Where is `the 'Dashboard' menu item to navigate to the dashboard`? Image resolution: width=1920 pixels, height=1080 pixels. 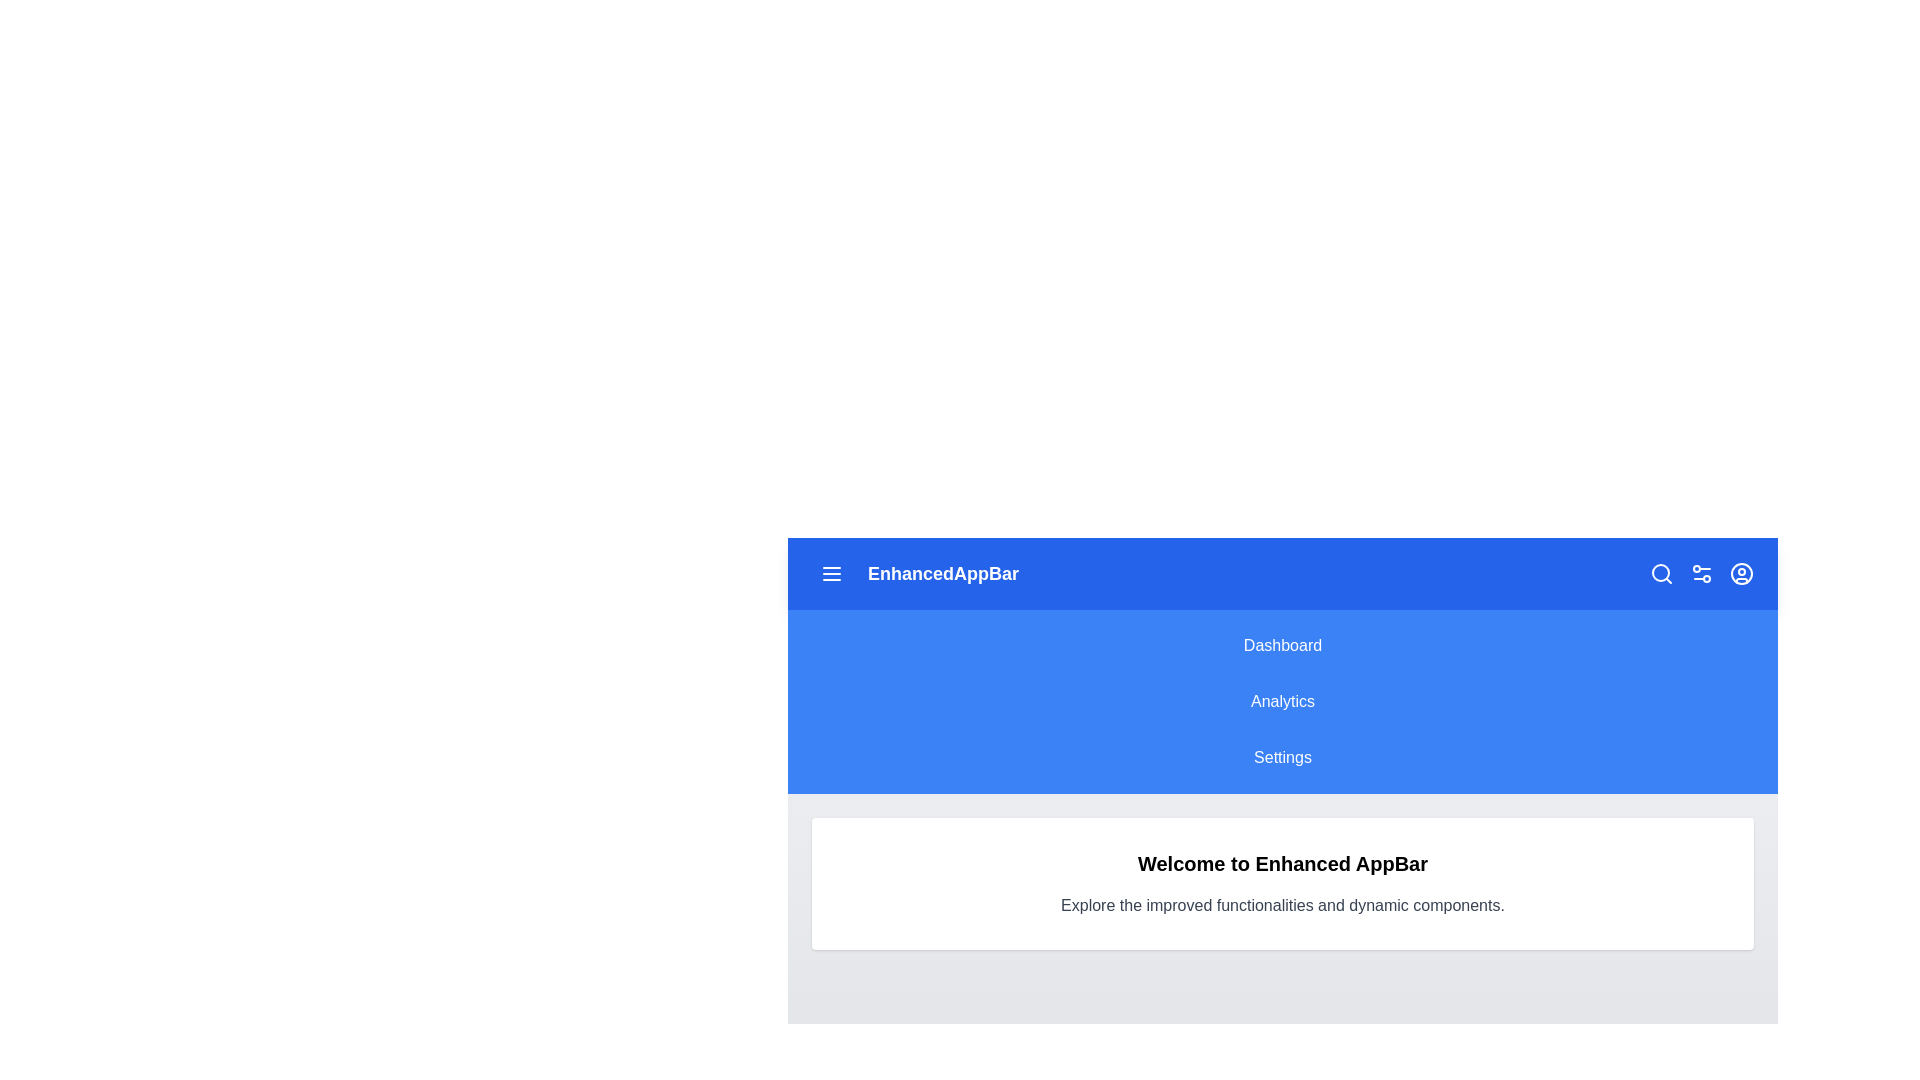
the 'Dashboard' menu item to navigate to the dashboard is located at coordinates (1282, 645).